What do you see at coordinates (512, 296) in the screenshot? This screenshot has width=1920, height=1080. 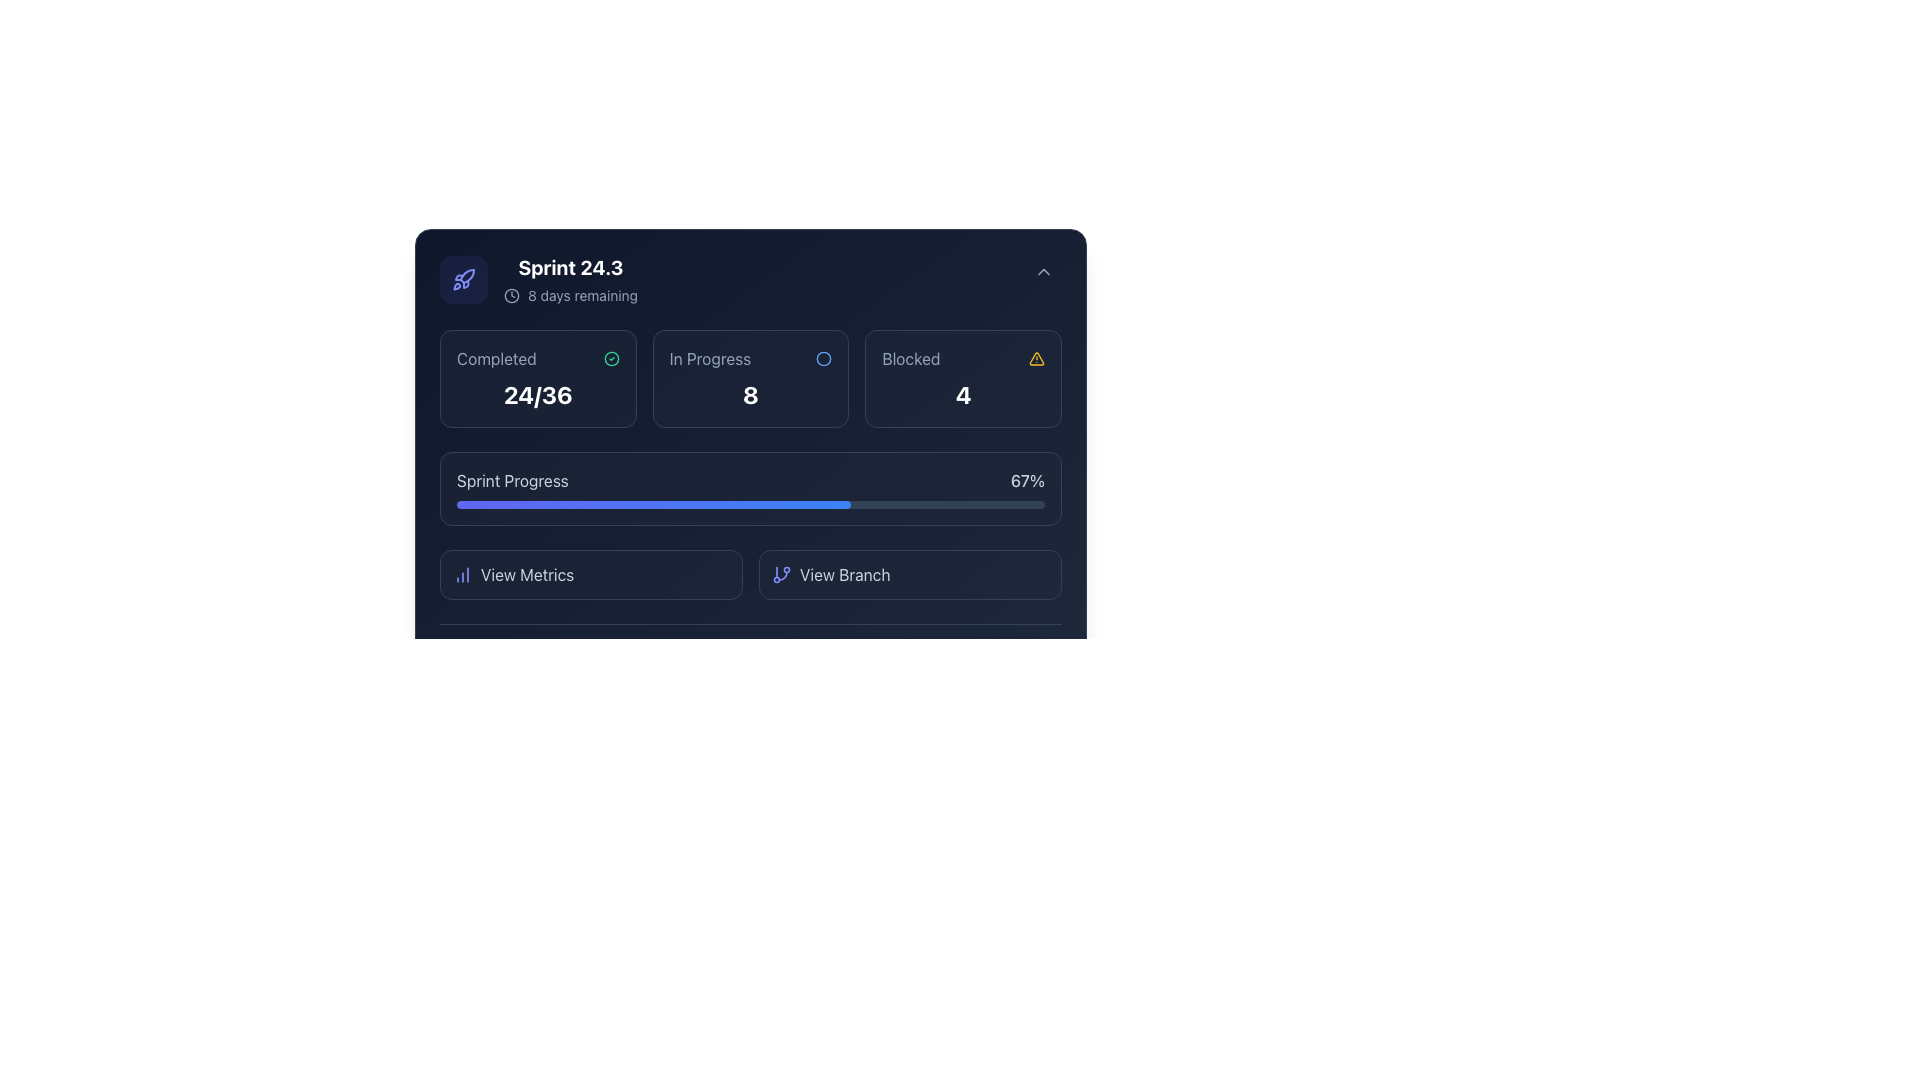 I see `the time representation icon (SVG) located to the left of the text '8 days remaining', which symbolizes the remaining duration in a project` at bounding box center [512, 296].